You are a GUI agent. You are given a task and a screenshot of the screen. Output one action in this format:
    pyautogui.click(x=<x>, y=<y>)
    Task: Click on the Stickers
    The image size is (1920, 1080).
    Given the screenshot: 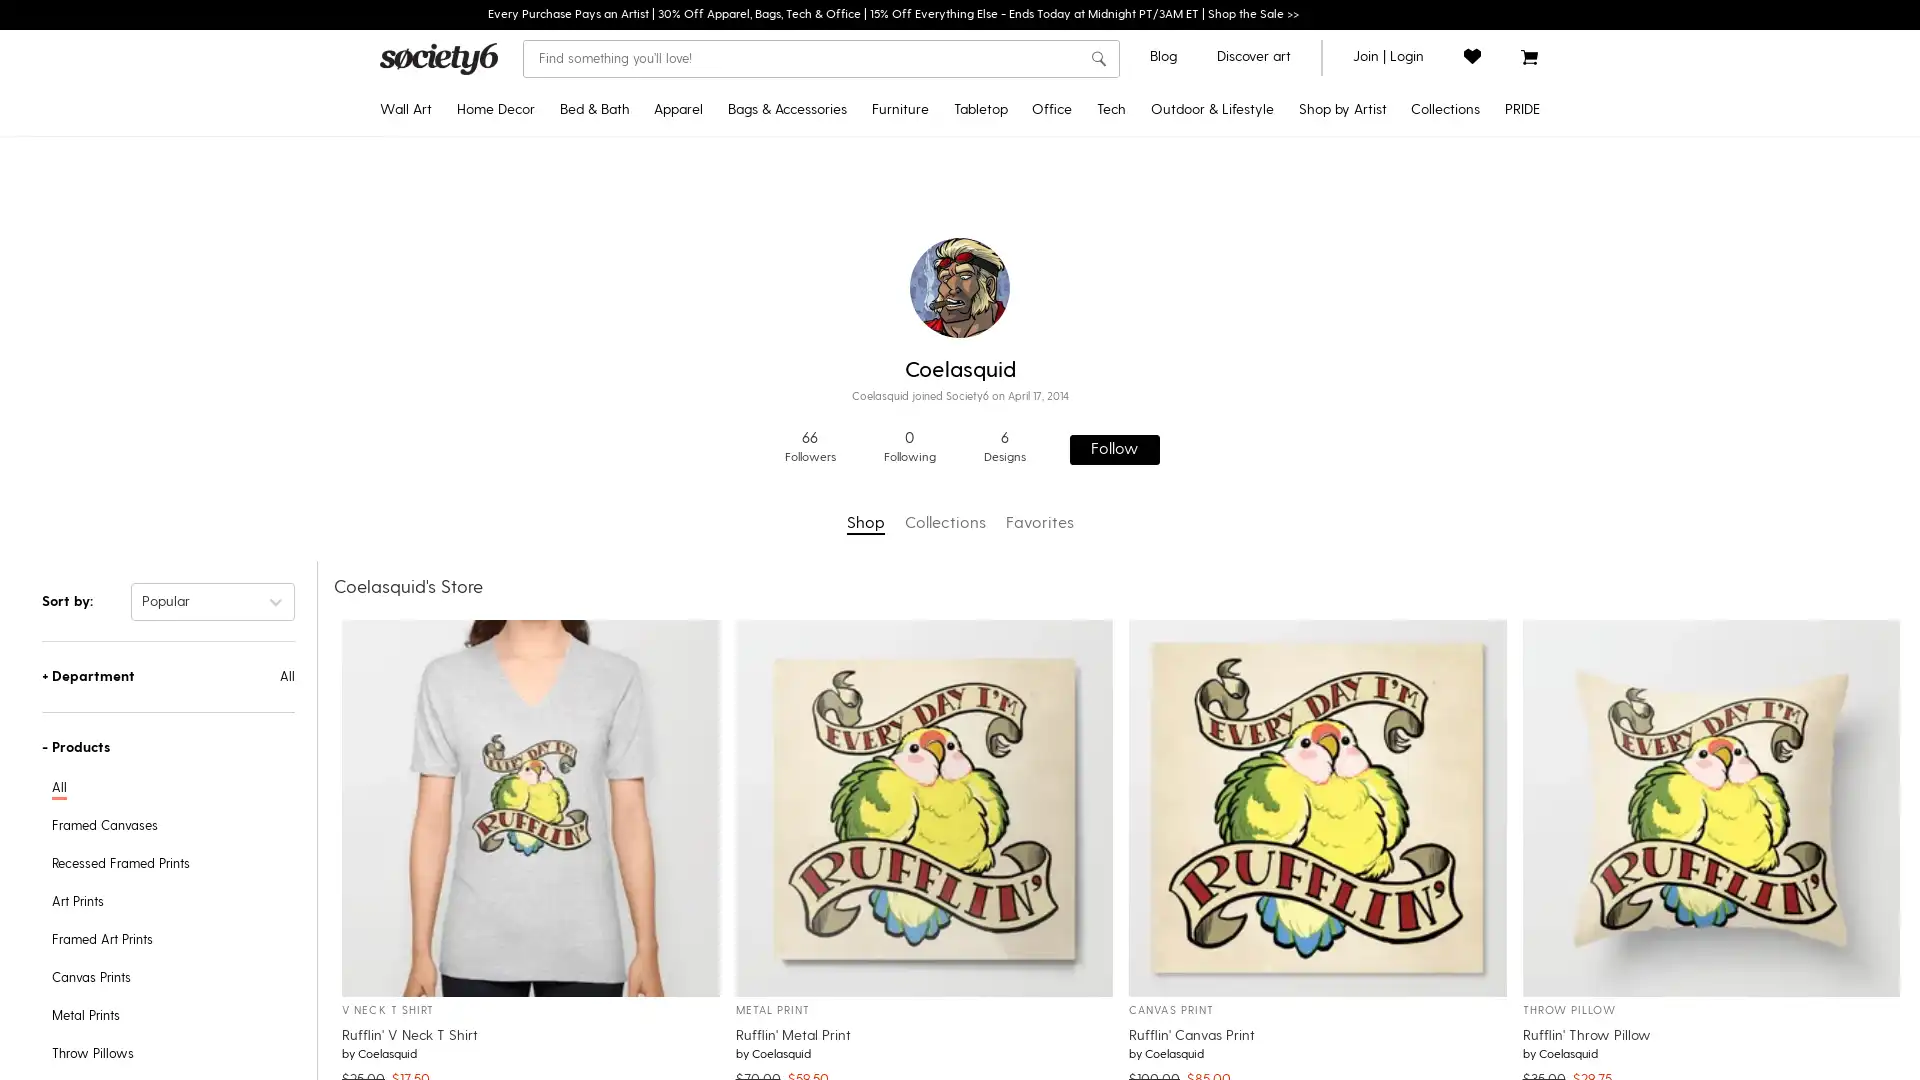 What is the action you would take?
    pyautogui.click(x=1101, y=193)
    